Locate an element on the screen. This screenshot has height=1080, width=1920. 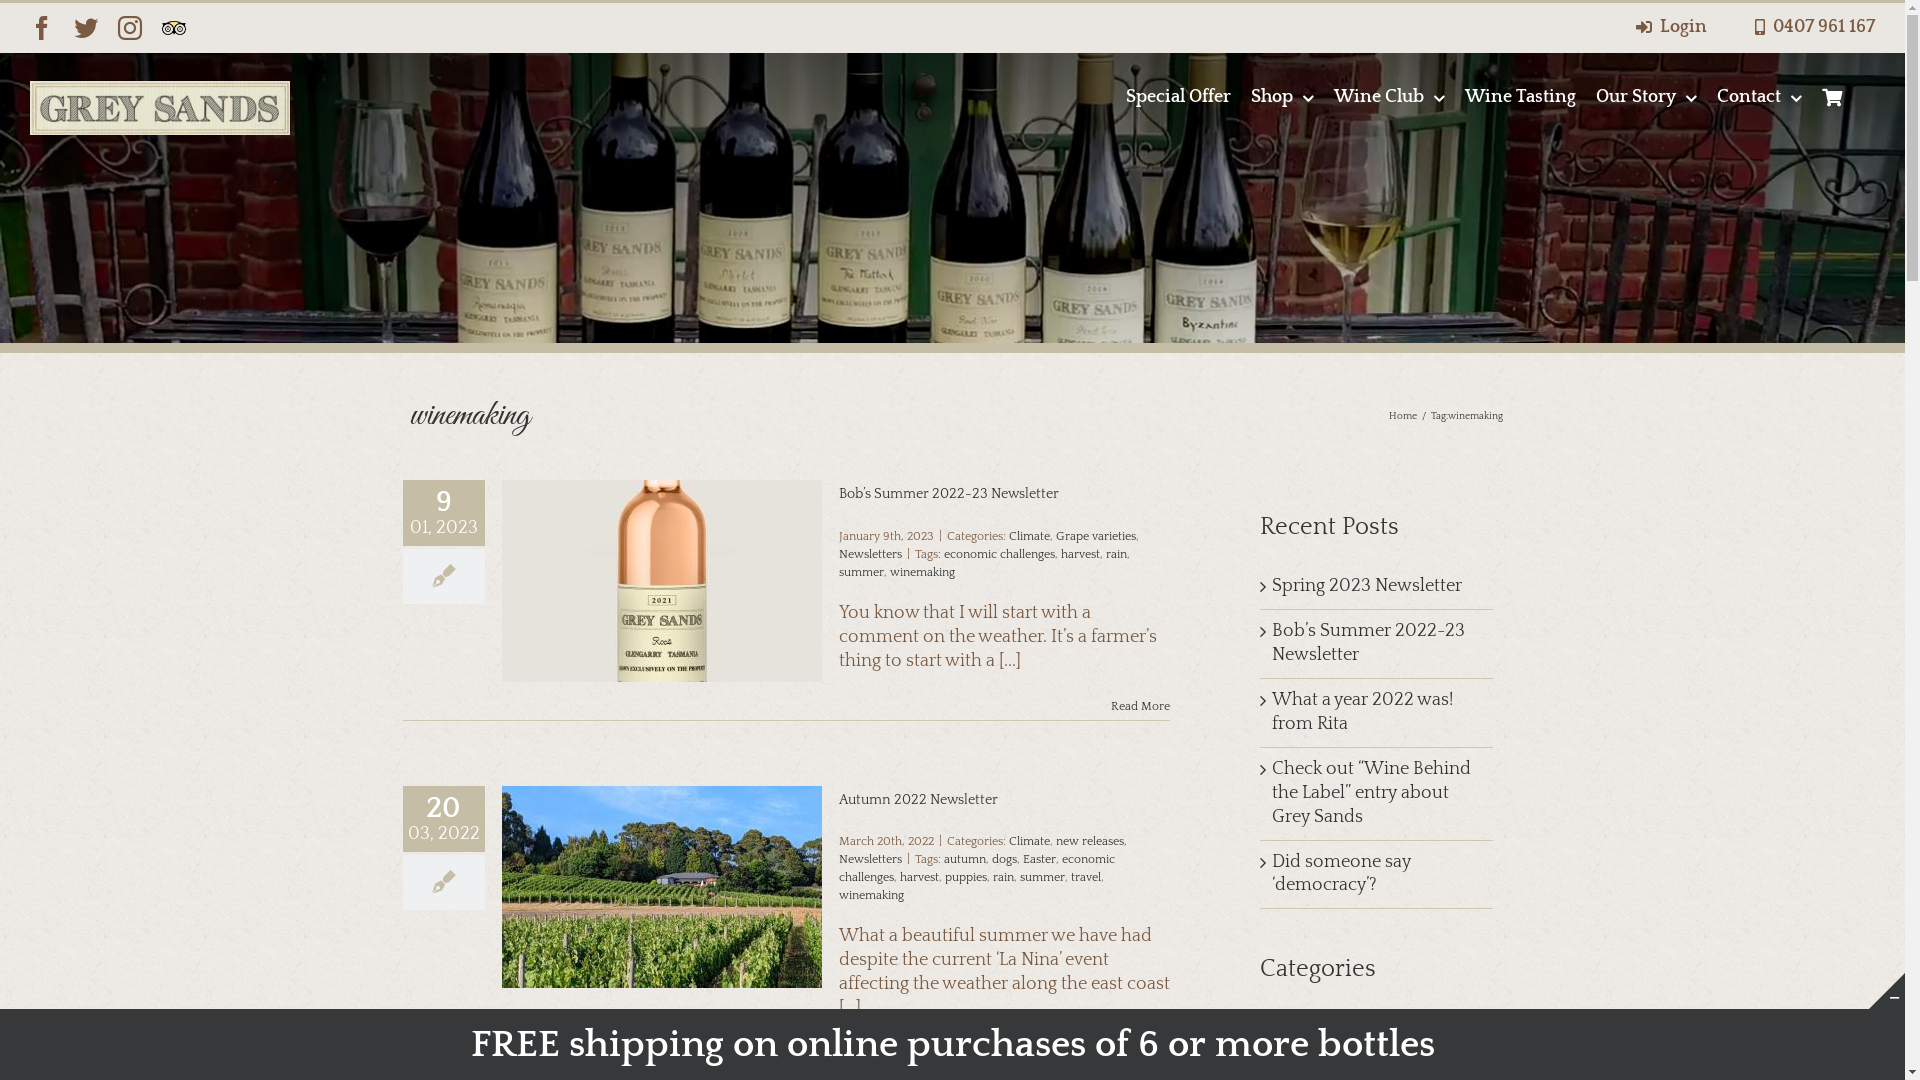
'puppies' is located at coordinates (964, 876).